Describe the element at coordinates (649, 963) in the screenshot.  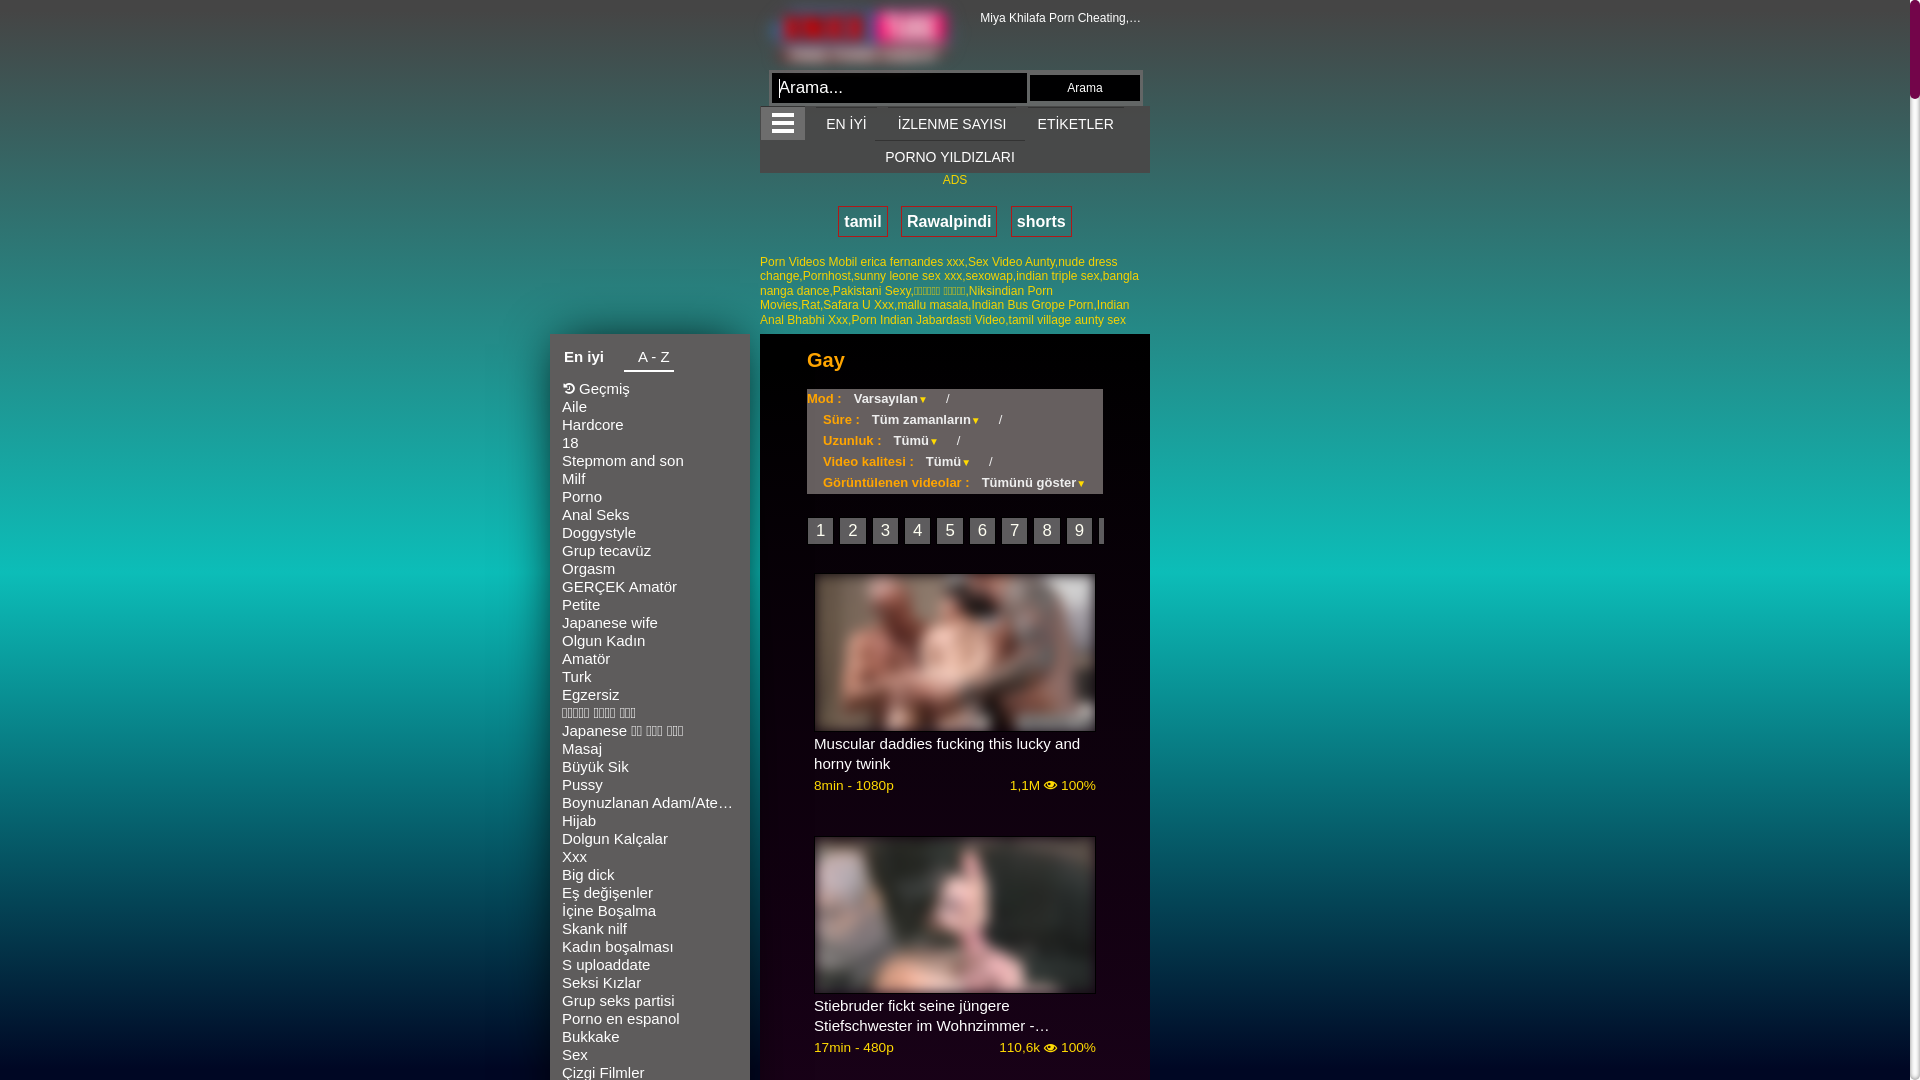
I see `'S uploaddate'` at that location.